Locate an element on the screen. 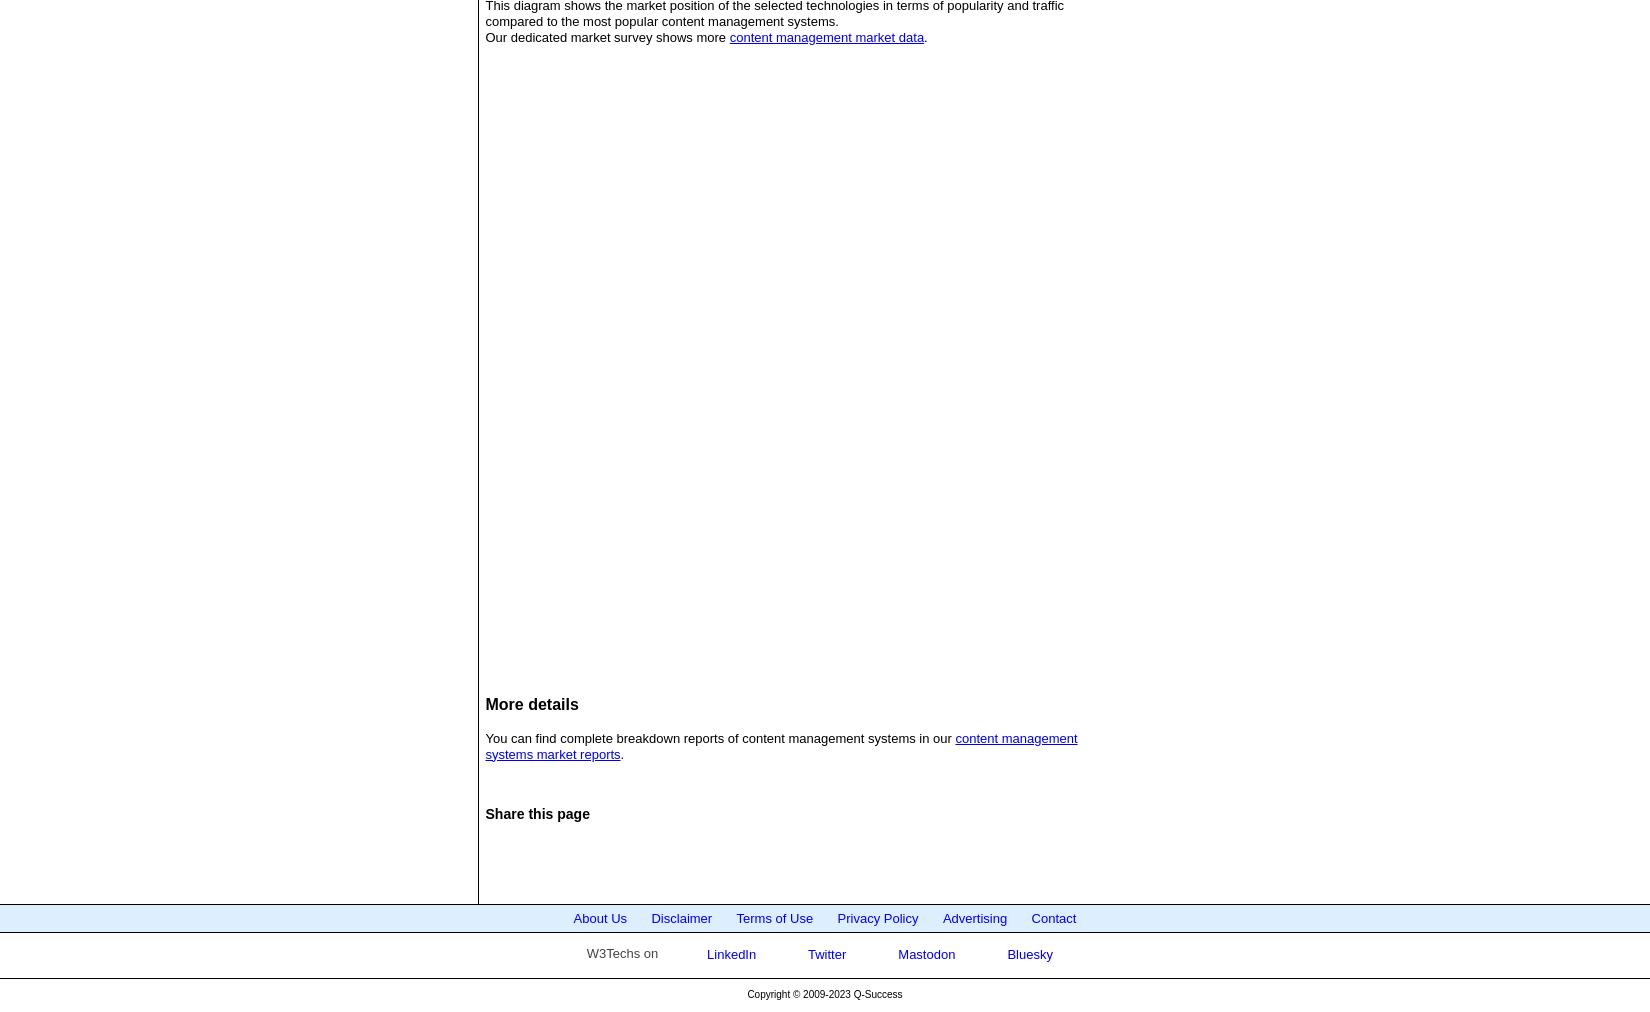 This screenshot has height=1012, width=1650. 'About Us' is located at coordinates (598, 917).